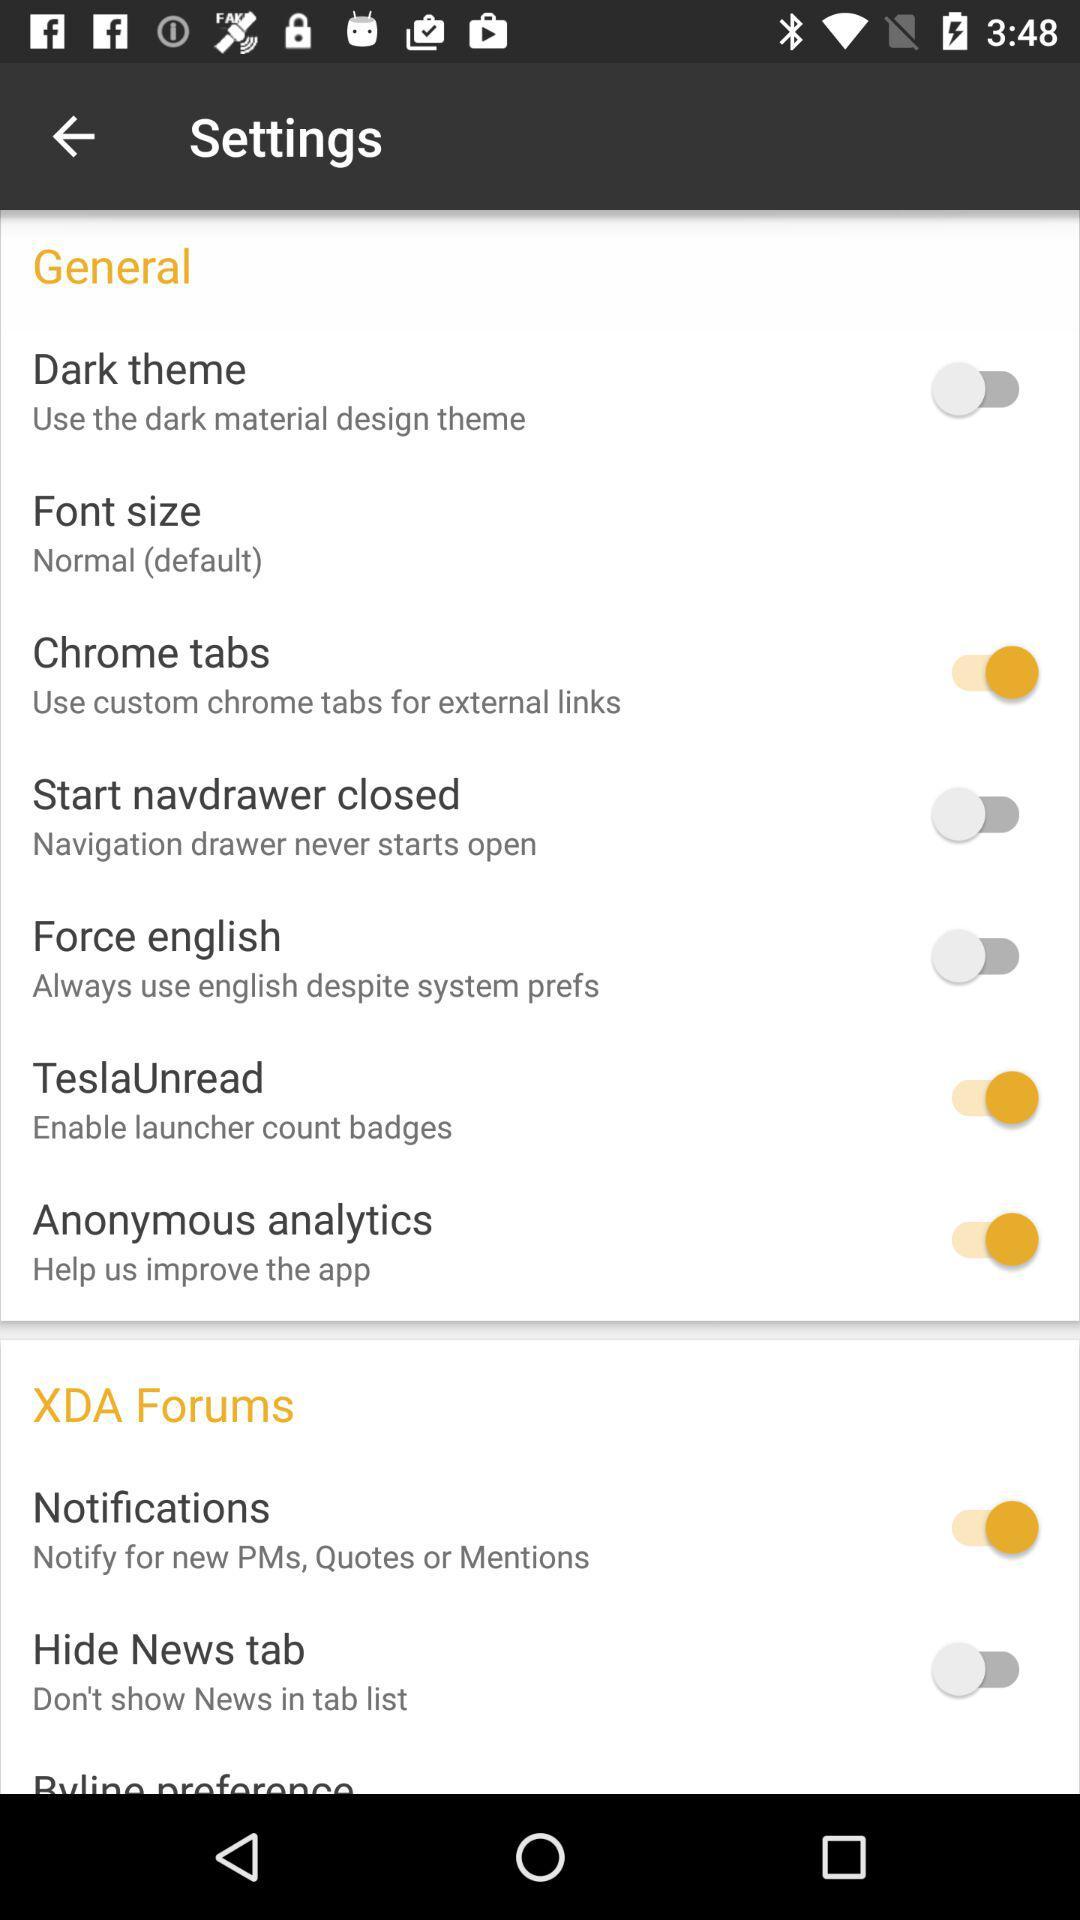  Describe the element at coordinates (72, 135) in the screenshot. I see `icon to the left of the settings item` at that location.